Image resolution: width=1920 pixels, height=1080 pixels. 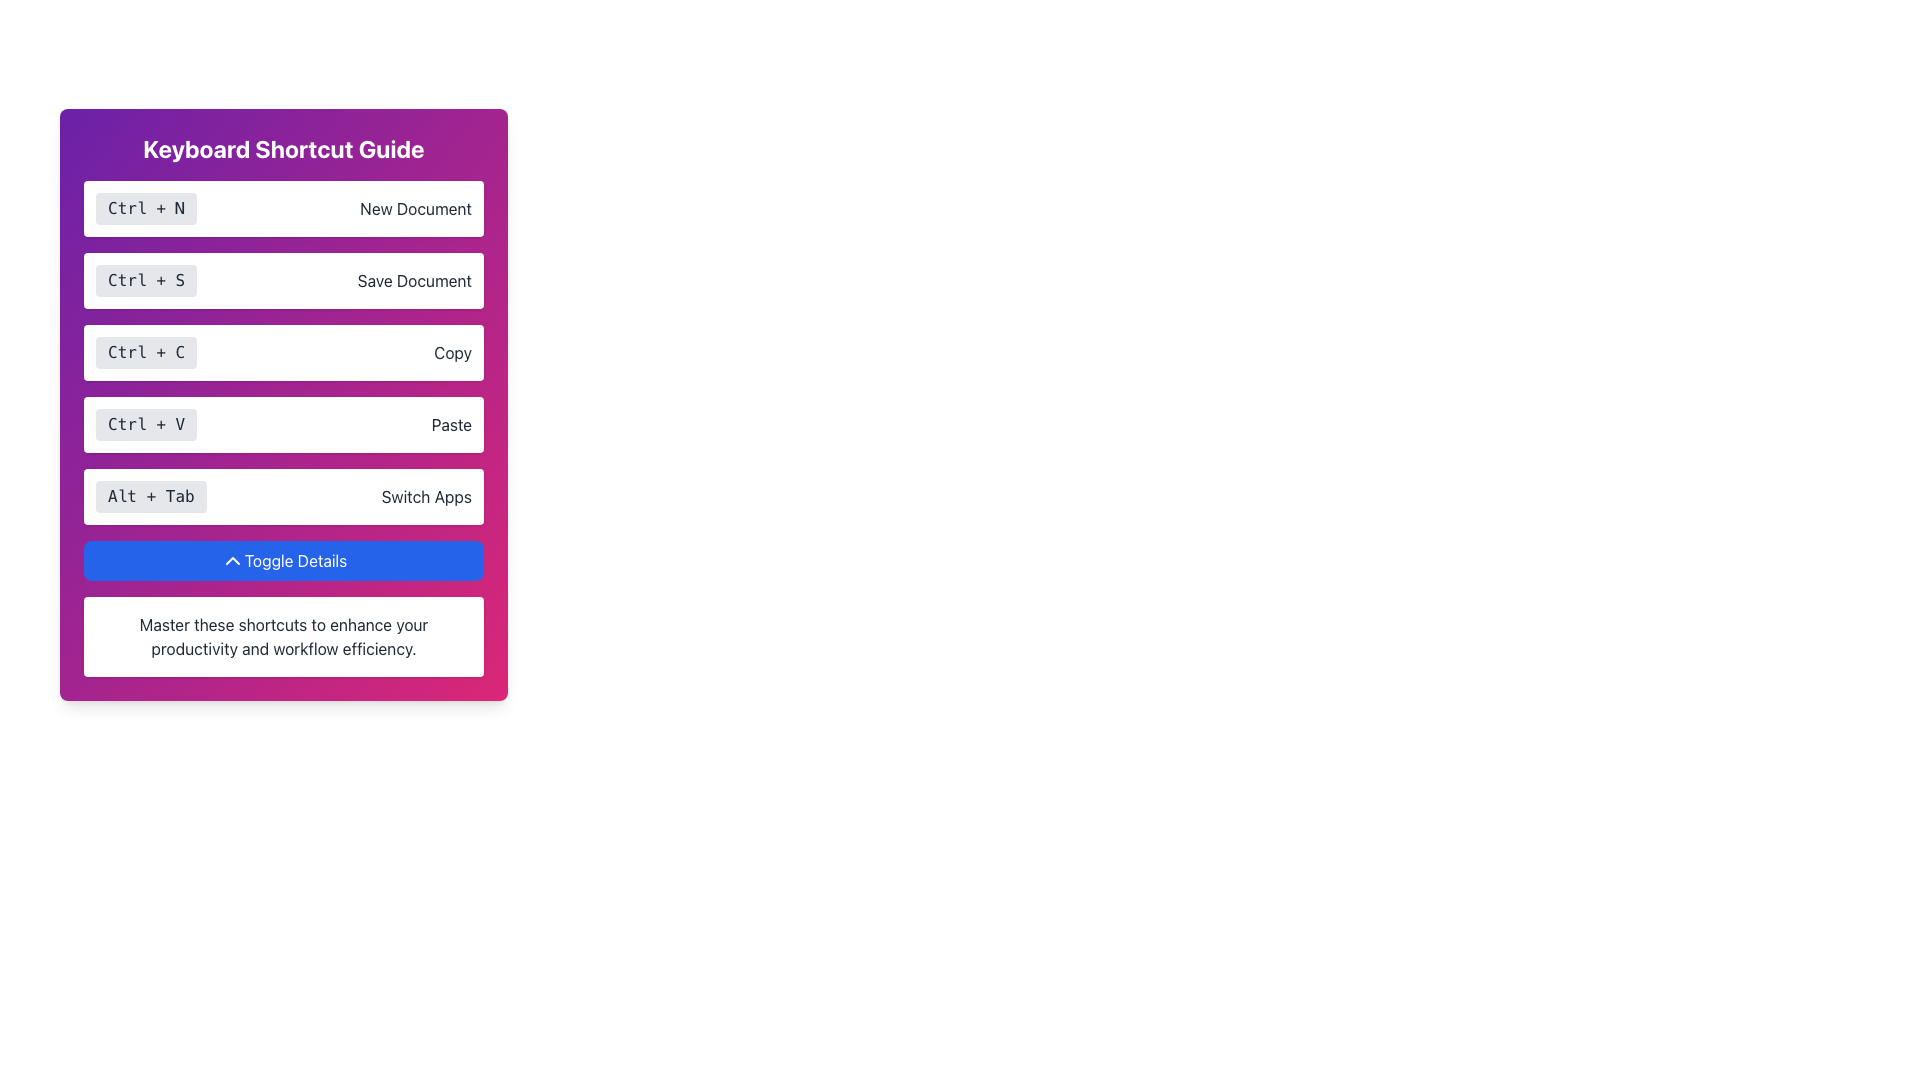 I want to click on the text label that represents a keyboard shortcut combination, located to the left of the 'Copy' text element in the third option of a vertically oriented list, so click(x=145, y=352).